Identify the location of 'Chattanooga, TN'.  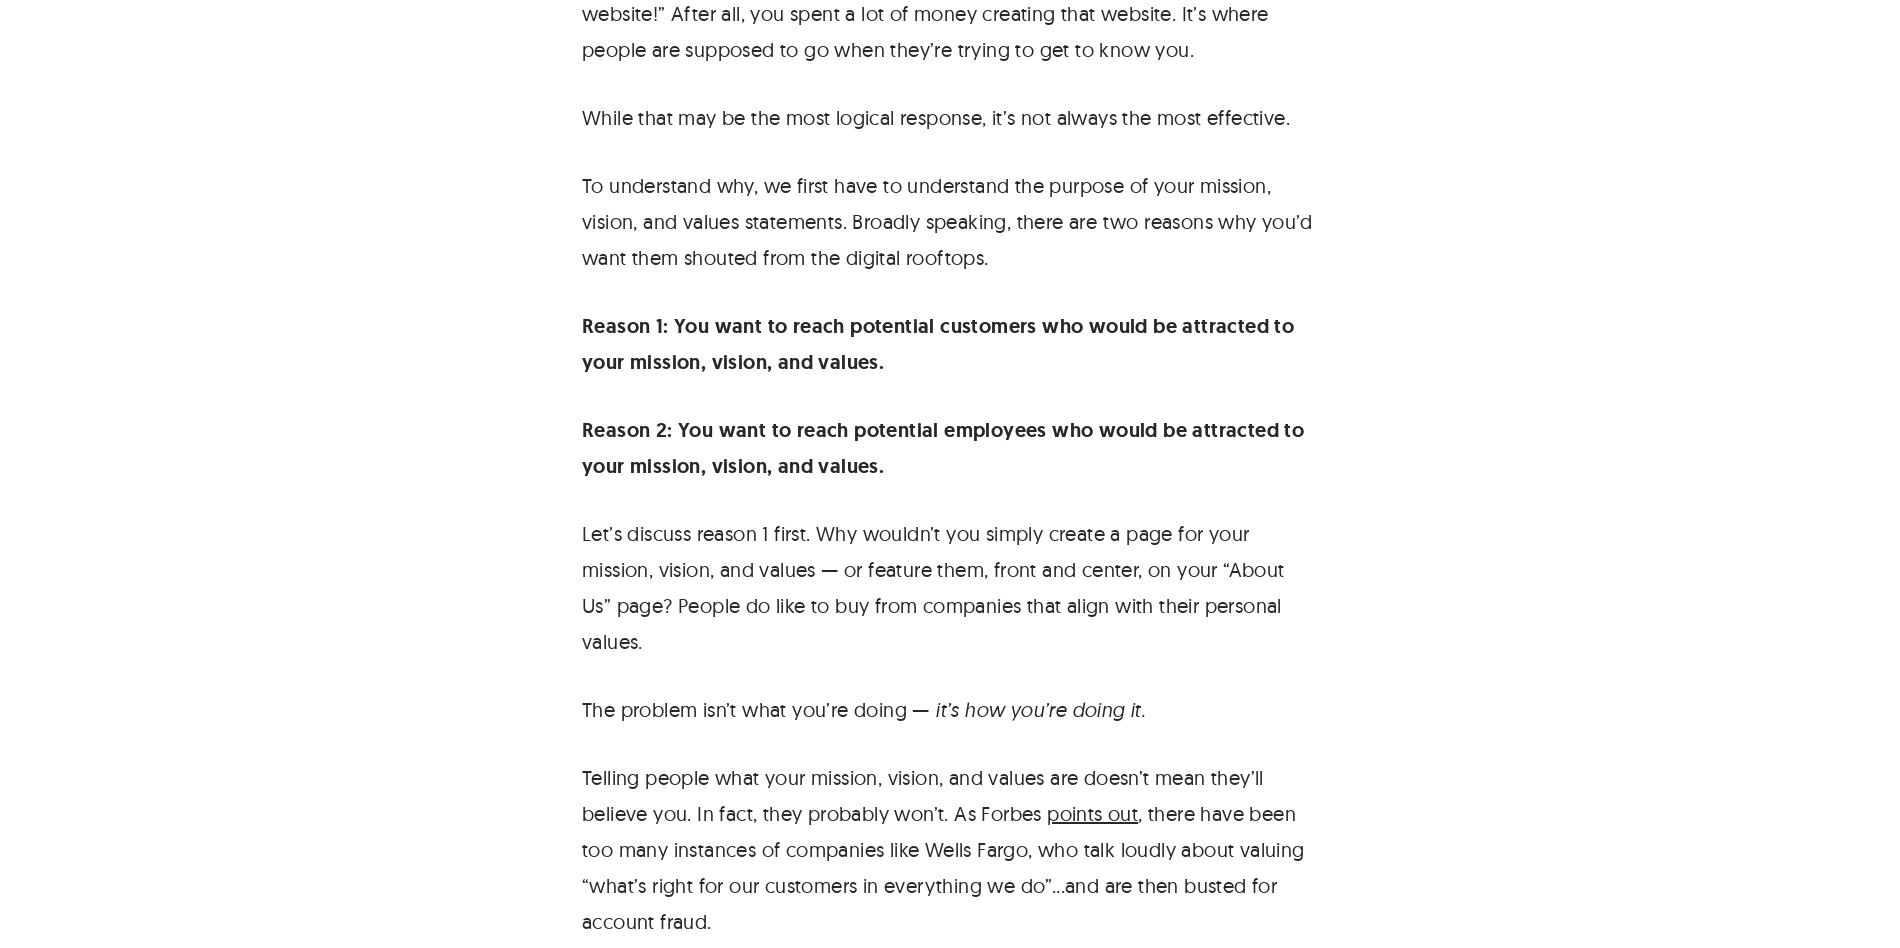
(1766, 302).